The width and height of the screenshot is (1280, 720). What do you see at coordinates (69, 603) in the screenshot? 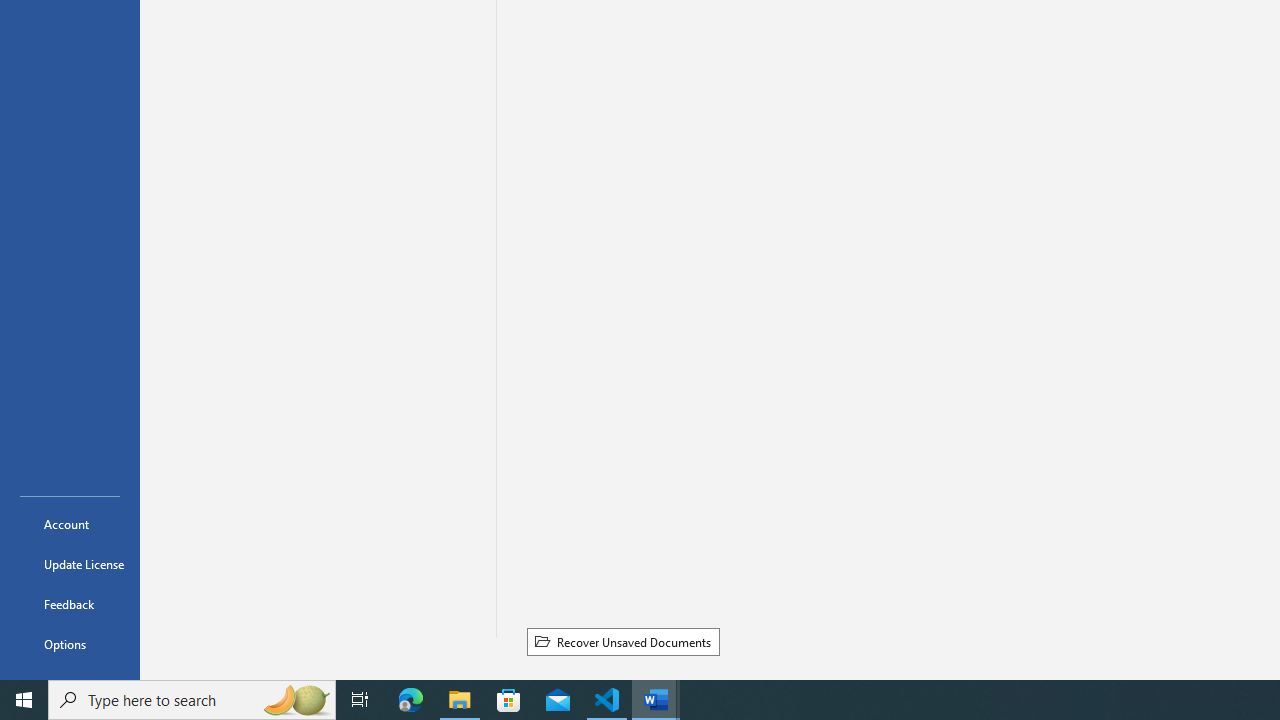
I see `'Feedback'` at bounding box center [69, 603].